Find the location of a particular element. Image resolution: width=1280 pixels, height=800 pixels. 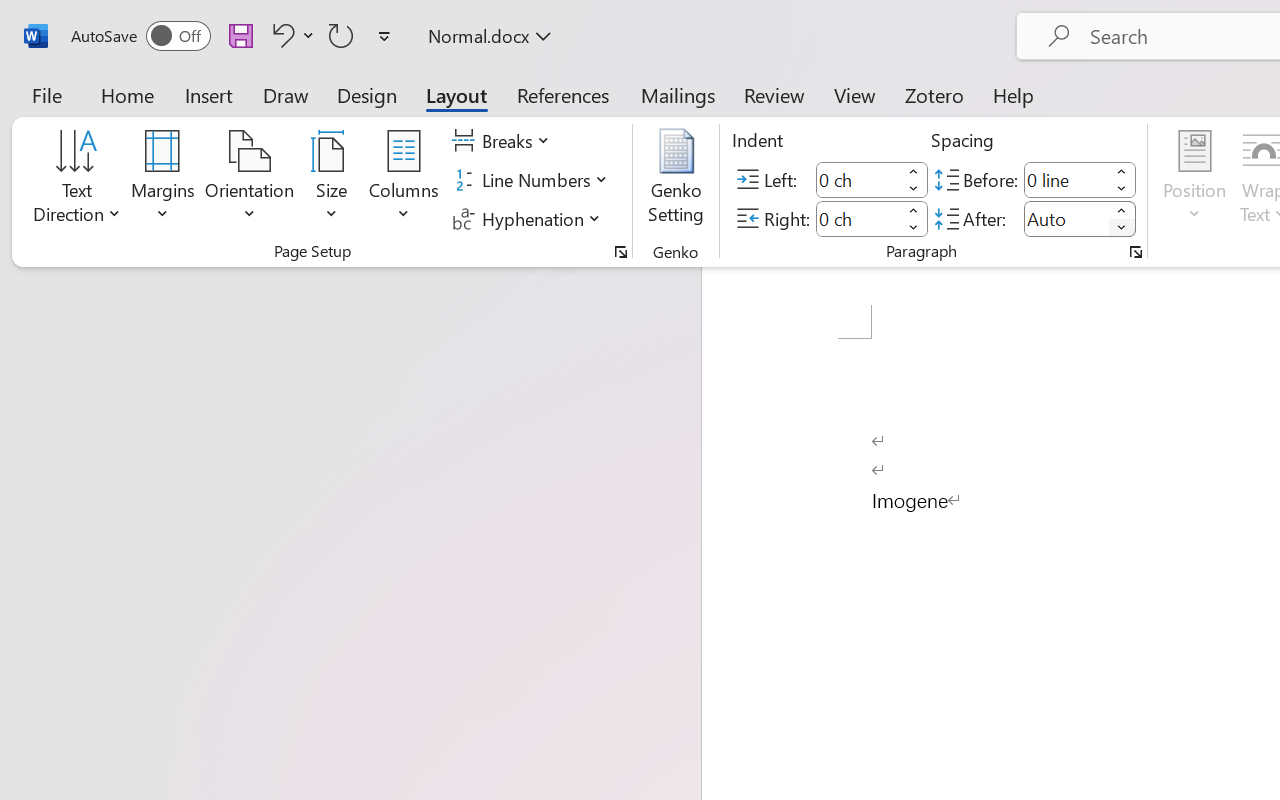

'Repeat Paragraph Formatting' is located at coordinates (341, 34).